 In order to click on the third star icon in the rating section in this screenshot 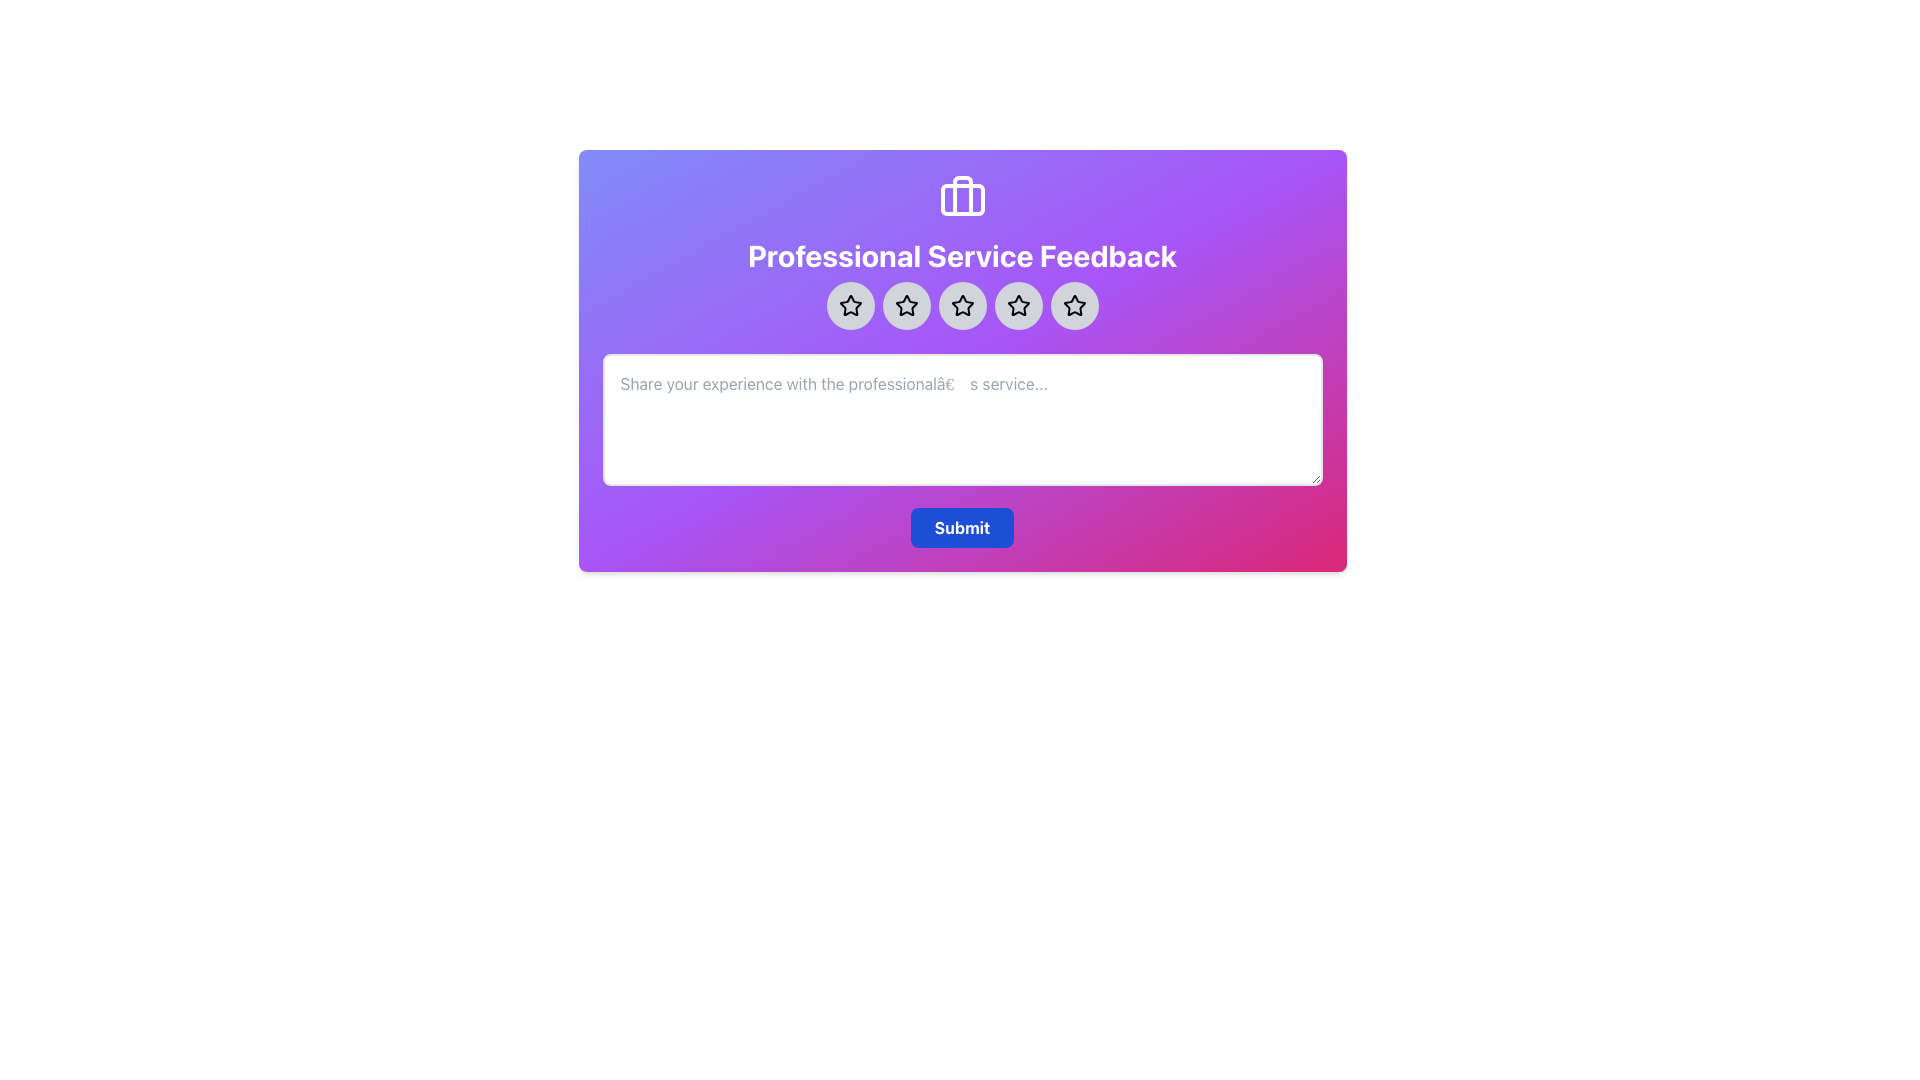, I will do `click(962, 305)`.